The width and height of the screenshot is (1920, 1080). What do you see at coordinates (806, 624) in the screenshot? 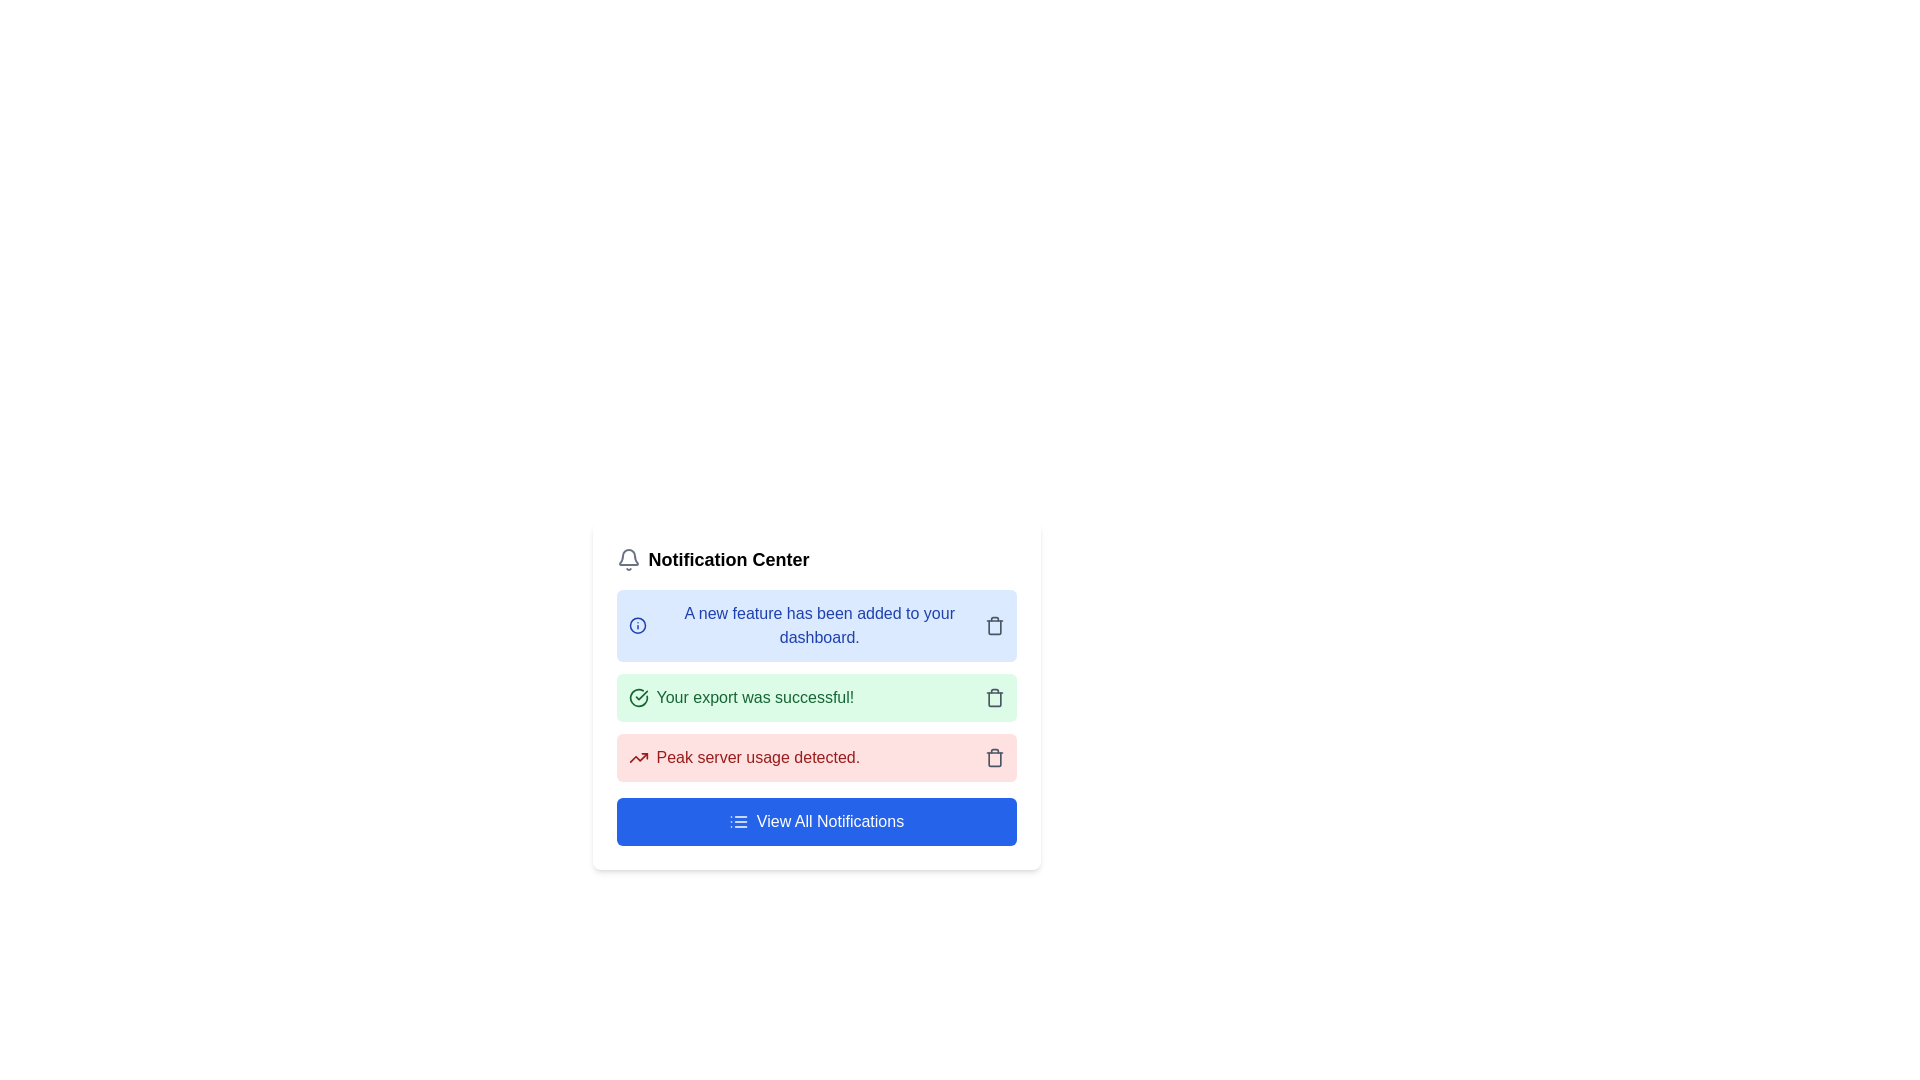
I see `text displayed on the first notification card in the Notification Center section` at bounding box center [806, 624].